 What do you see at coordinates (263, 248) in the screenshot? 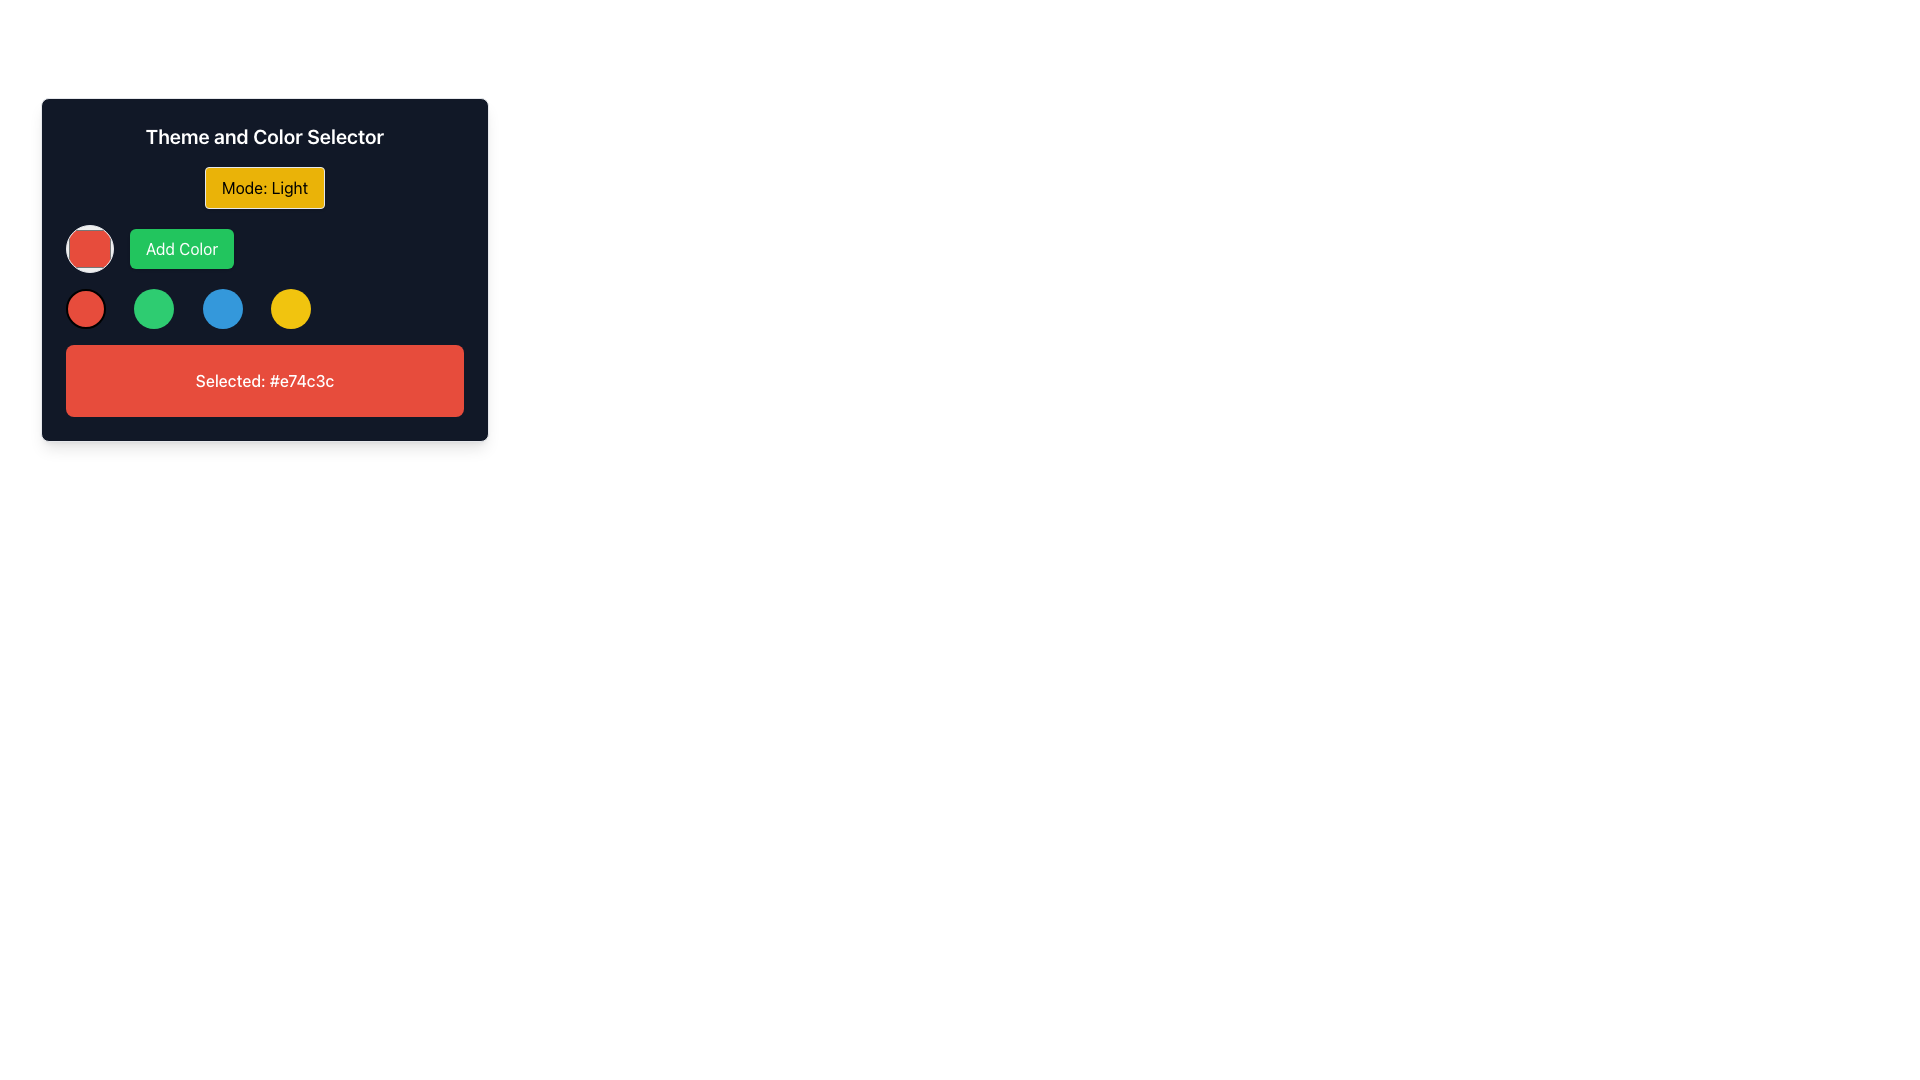
I see `the 'Add Color' green button located on the right side of the Composite containing a color toggle and an action button, which is positioned within a dark-themed card interface` at bounding box center [263, 248].